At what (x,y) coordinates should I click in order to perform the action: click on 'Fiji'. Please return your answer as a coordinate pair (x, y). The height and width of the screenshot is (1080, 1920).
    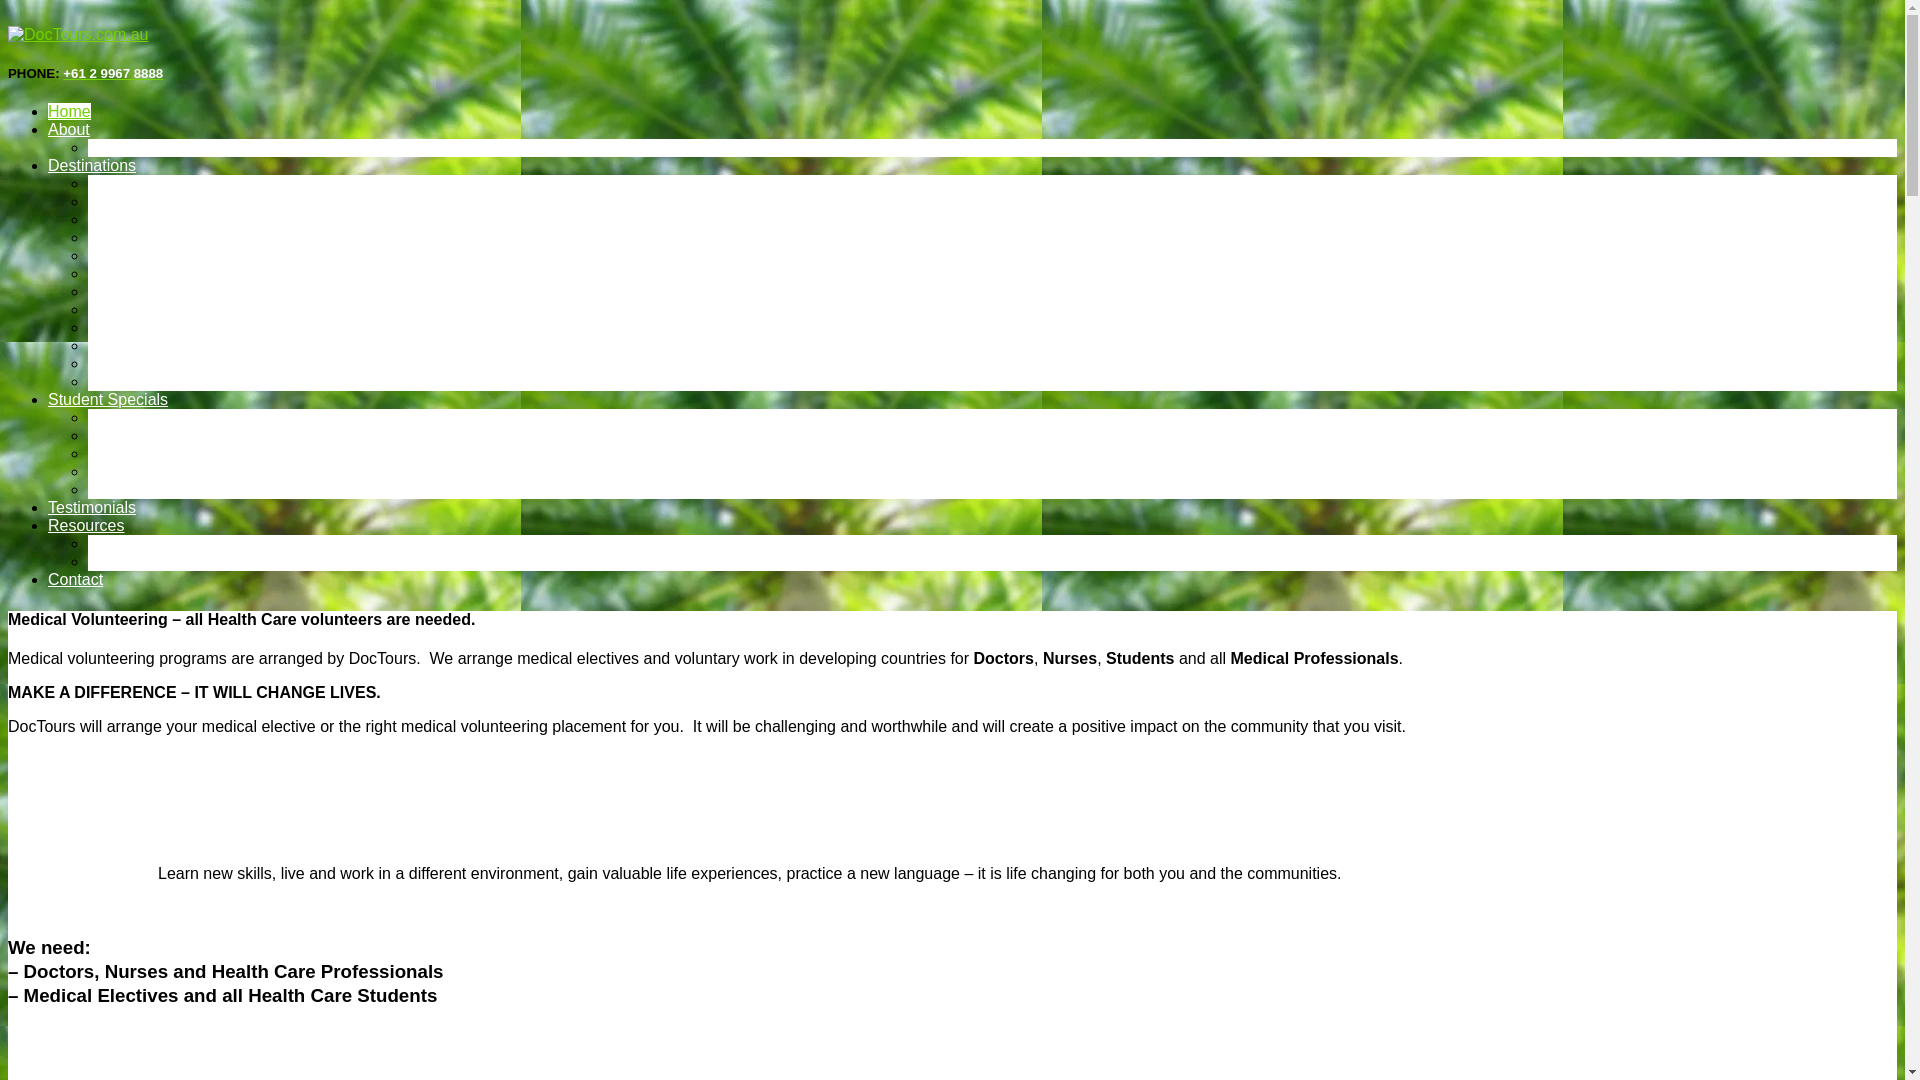
    Looking at the image, I should click on (96, 219).